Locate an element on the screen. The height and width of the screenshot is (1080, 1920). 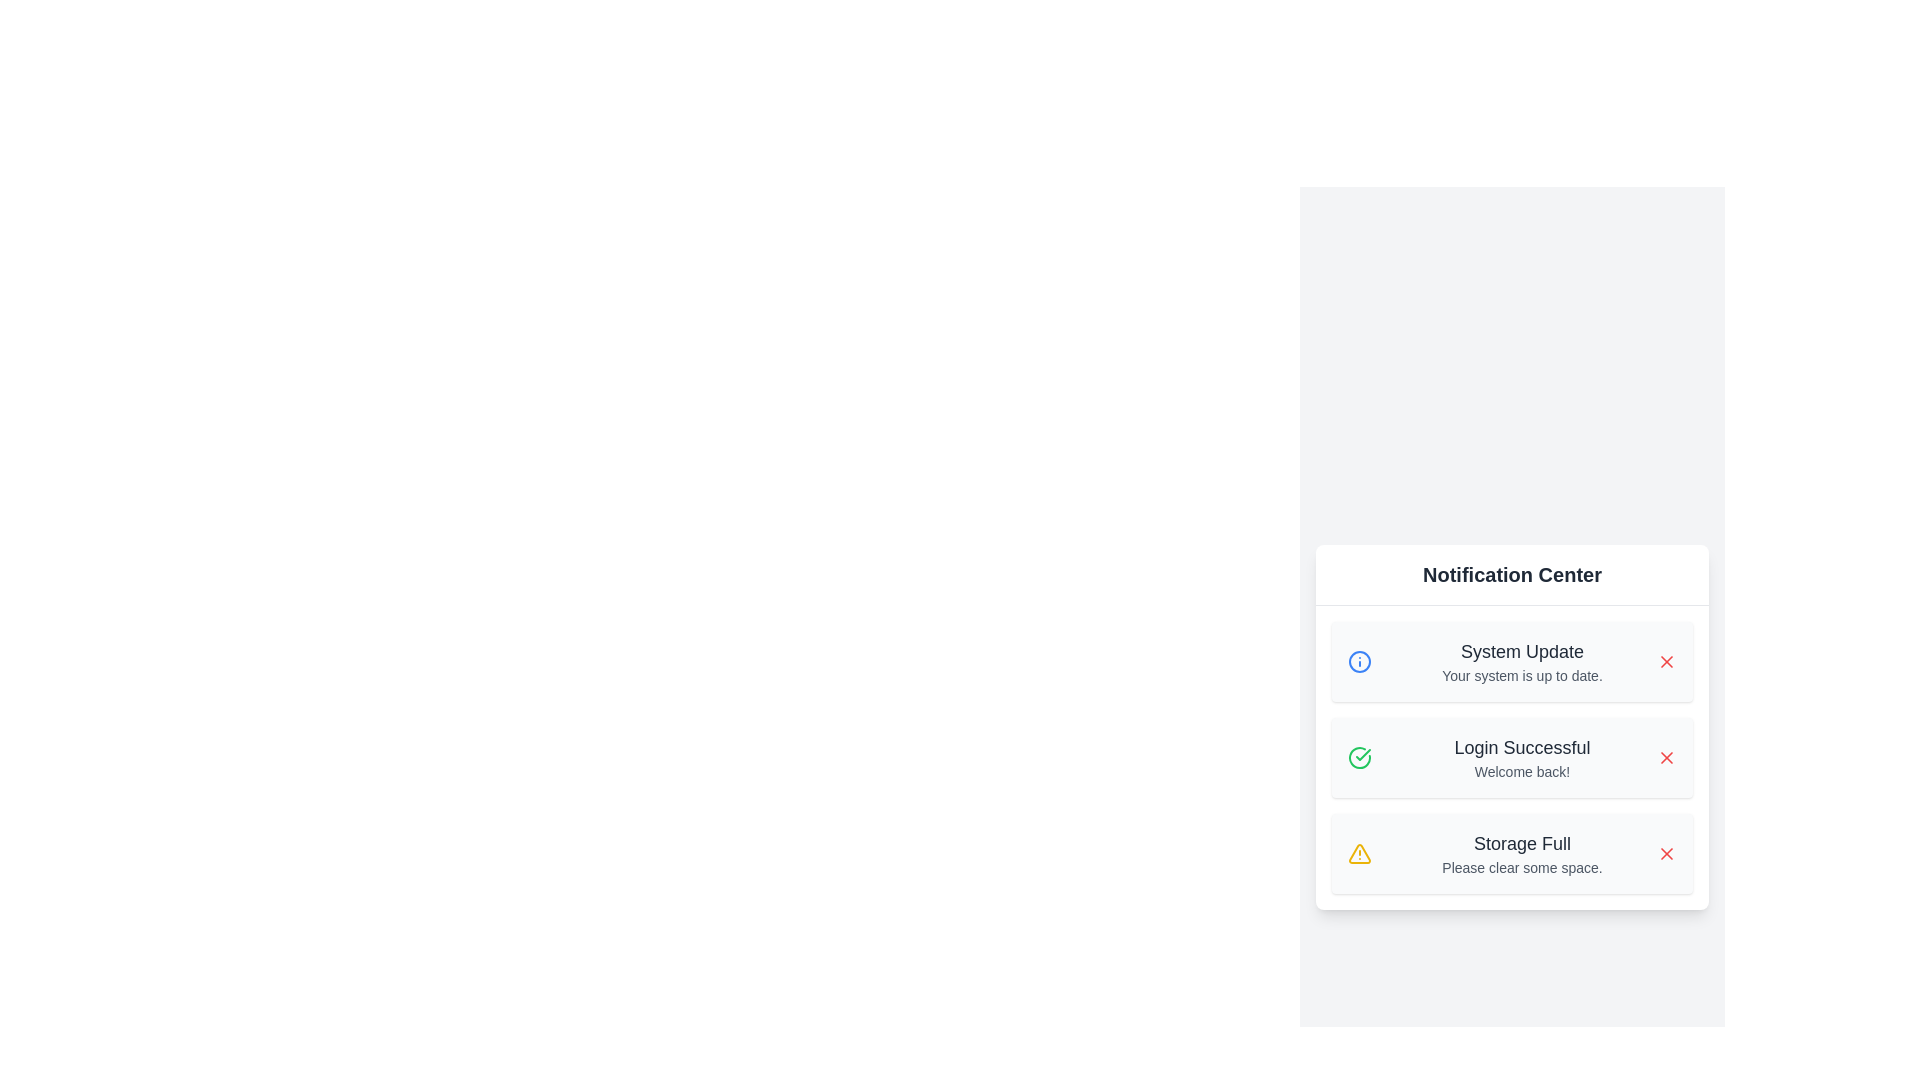
the presence of the icon located at the top left corner of the notification card displaying 'System Update' is located at coordinates (1367, 660).